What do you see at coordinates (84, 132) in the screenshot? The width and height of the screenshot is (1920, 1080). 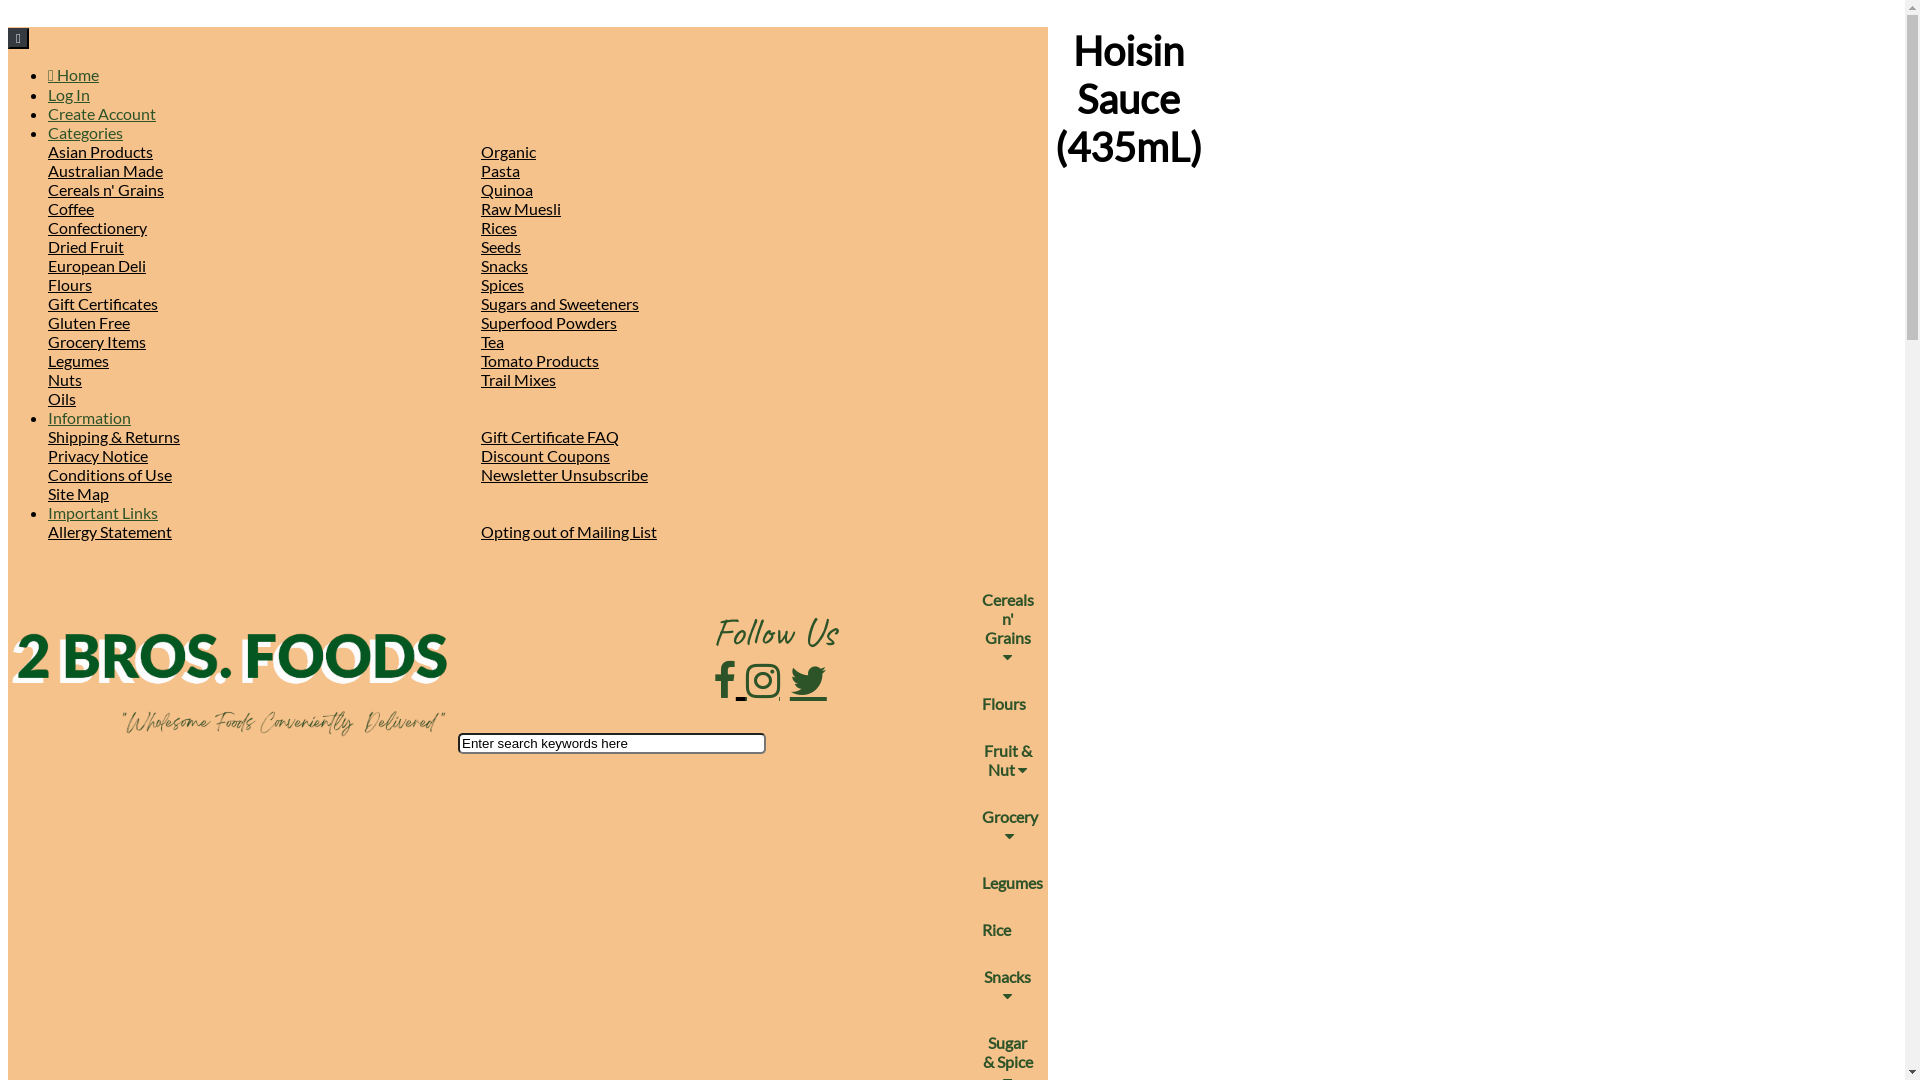 I see `'Categories'` at bounding box center [84, 132].